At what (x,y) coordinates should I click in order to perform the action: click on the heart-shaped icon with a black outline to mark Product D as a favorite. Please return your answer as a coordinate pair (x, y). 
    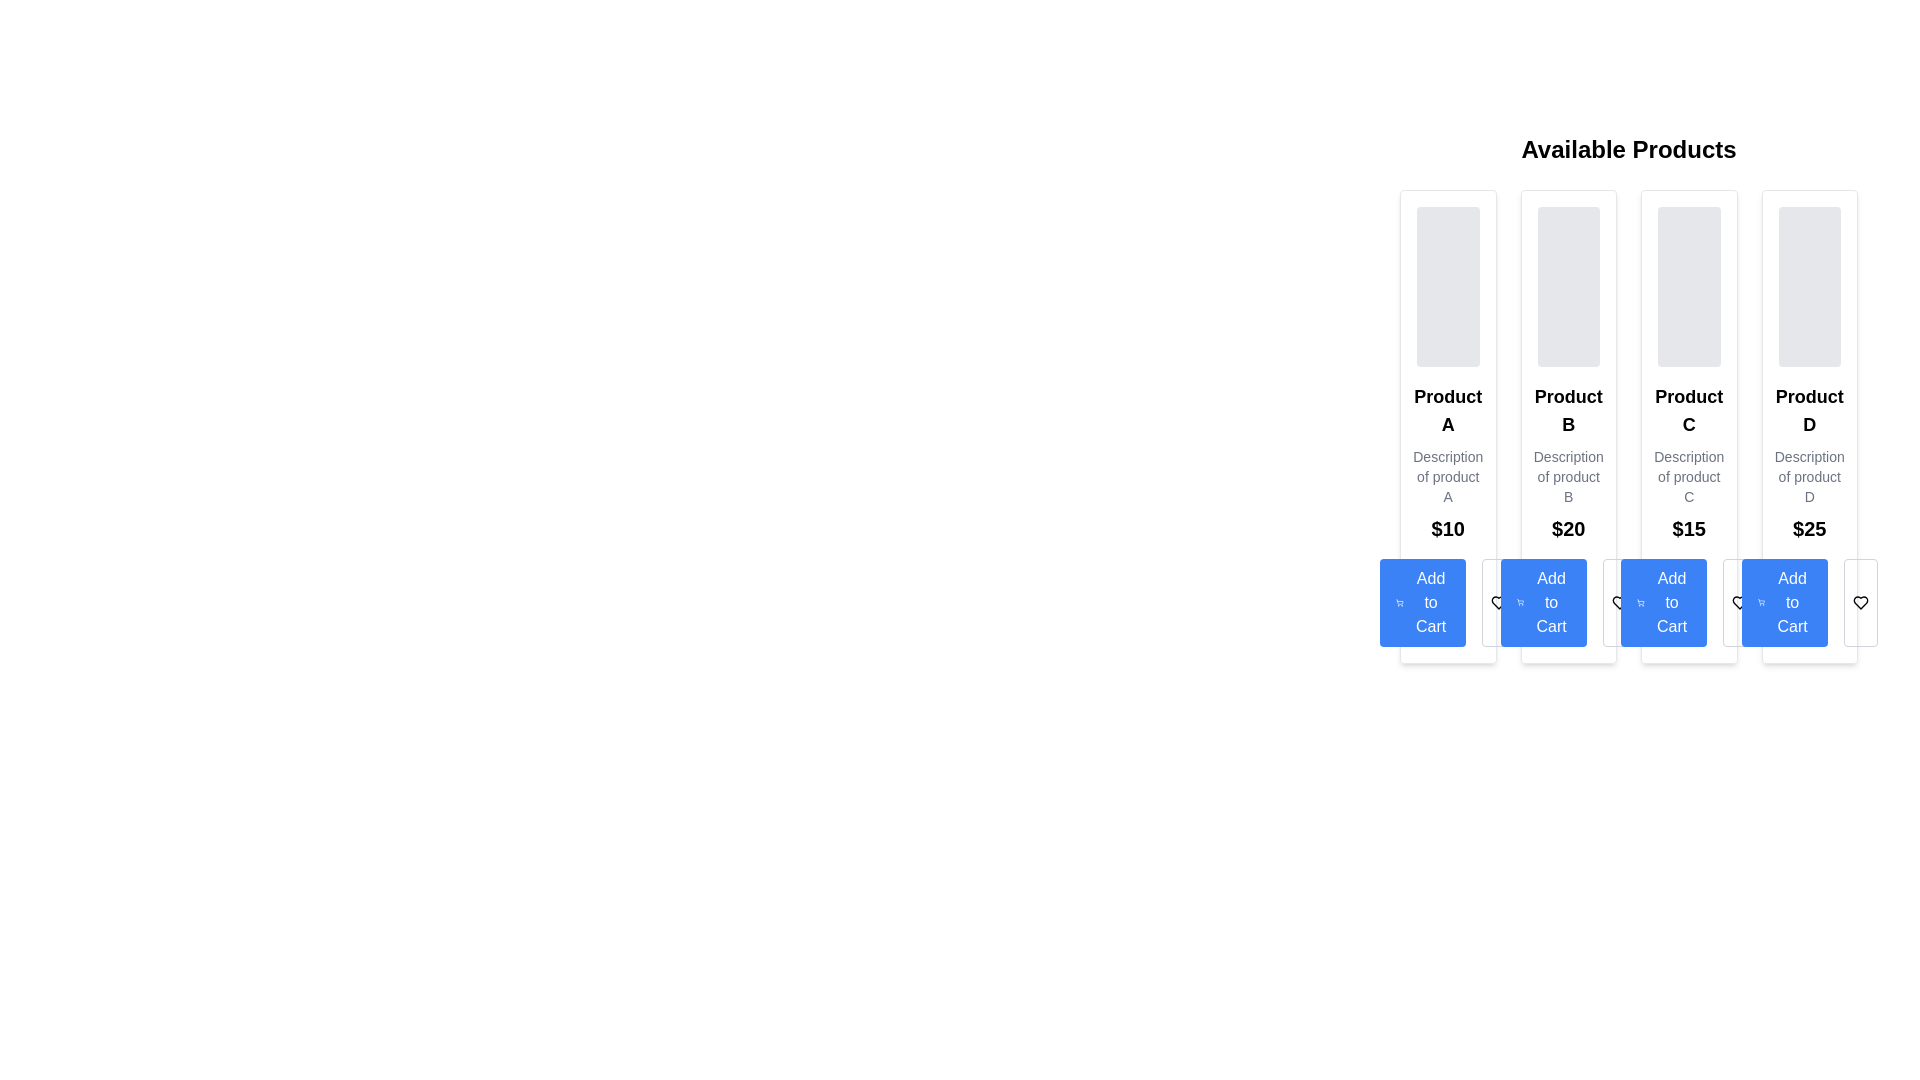
    Looking at the image, I should click on (1859, 601).